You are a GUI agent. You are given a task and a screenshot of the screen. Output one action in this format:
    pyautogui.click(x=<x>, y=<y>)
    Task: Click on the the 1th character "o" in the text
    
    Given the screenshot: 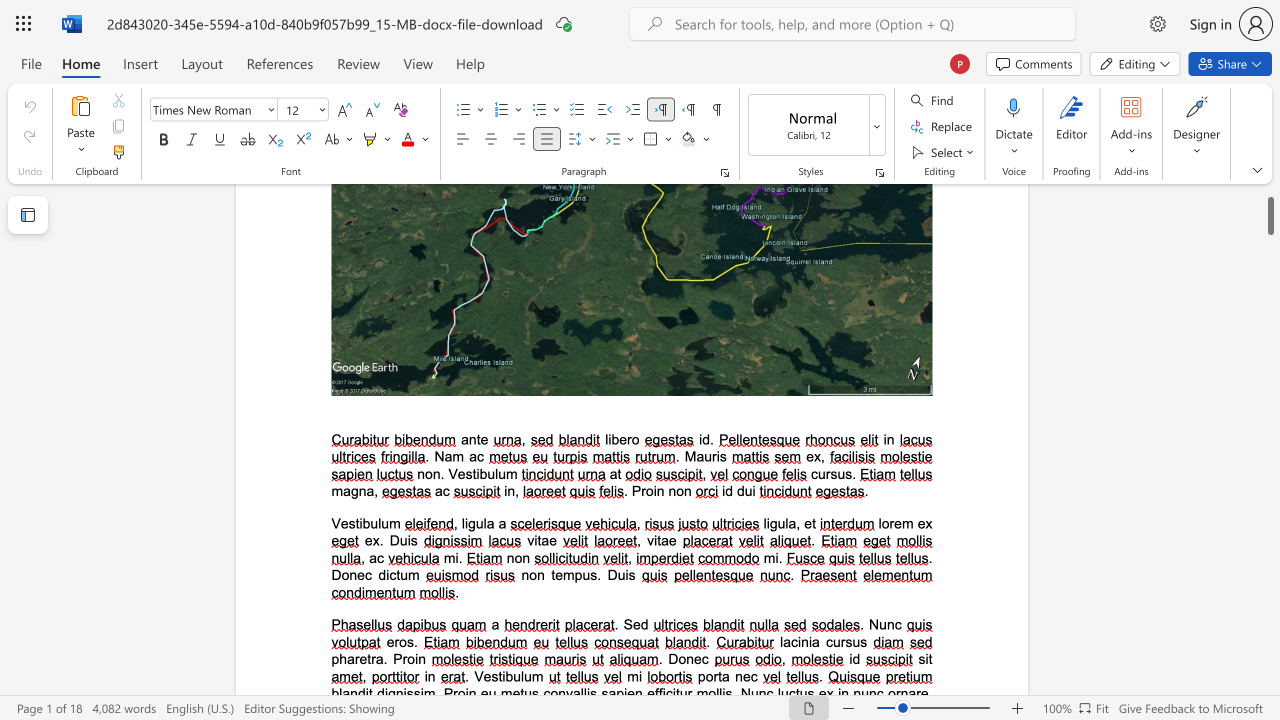 What is the action you would take?
    pyautogui.click(x=649, y=491)
    